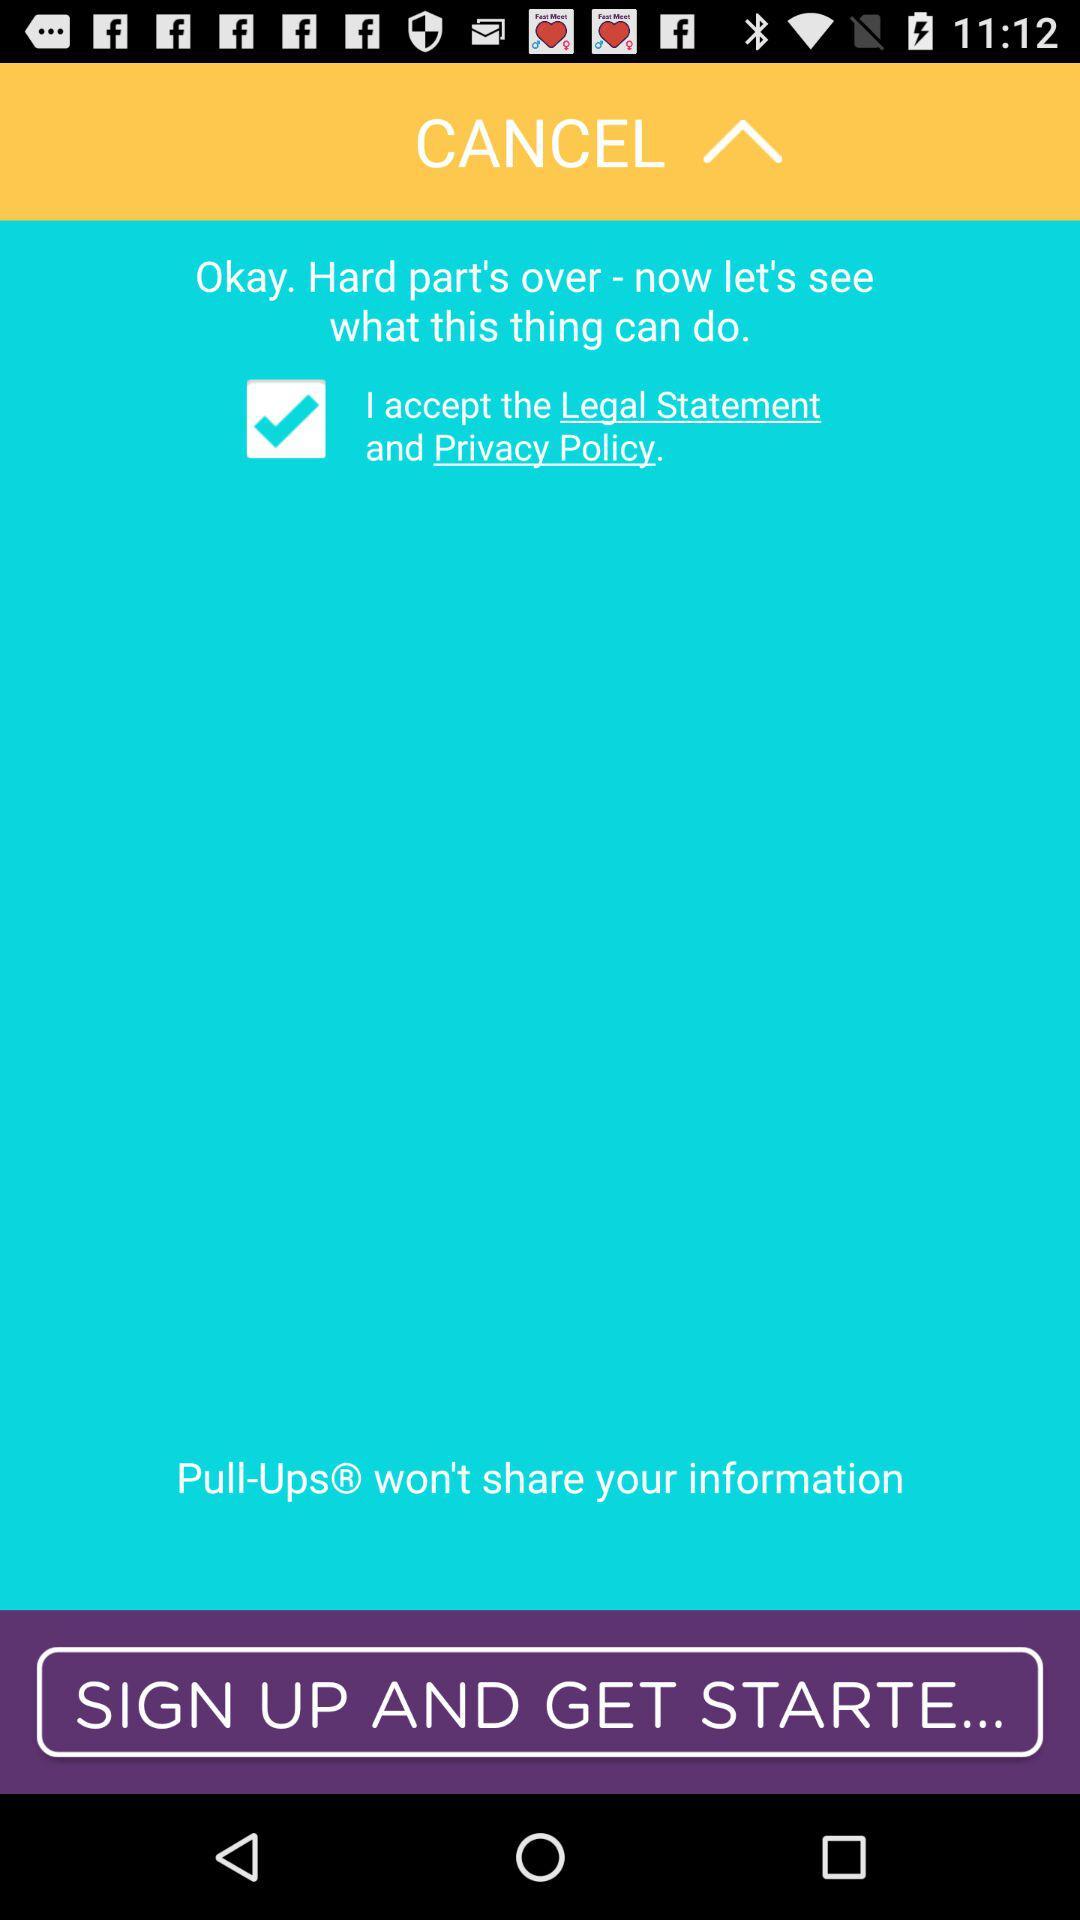 Image resolution: width=1080 pixels, height=1920 pixels. I want to click on the check icon, so click(286, 447).